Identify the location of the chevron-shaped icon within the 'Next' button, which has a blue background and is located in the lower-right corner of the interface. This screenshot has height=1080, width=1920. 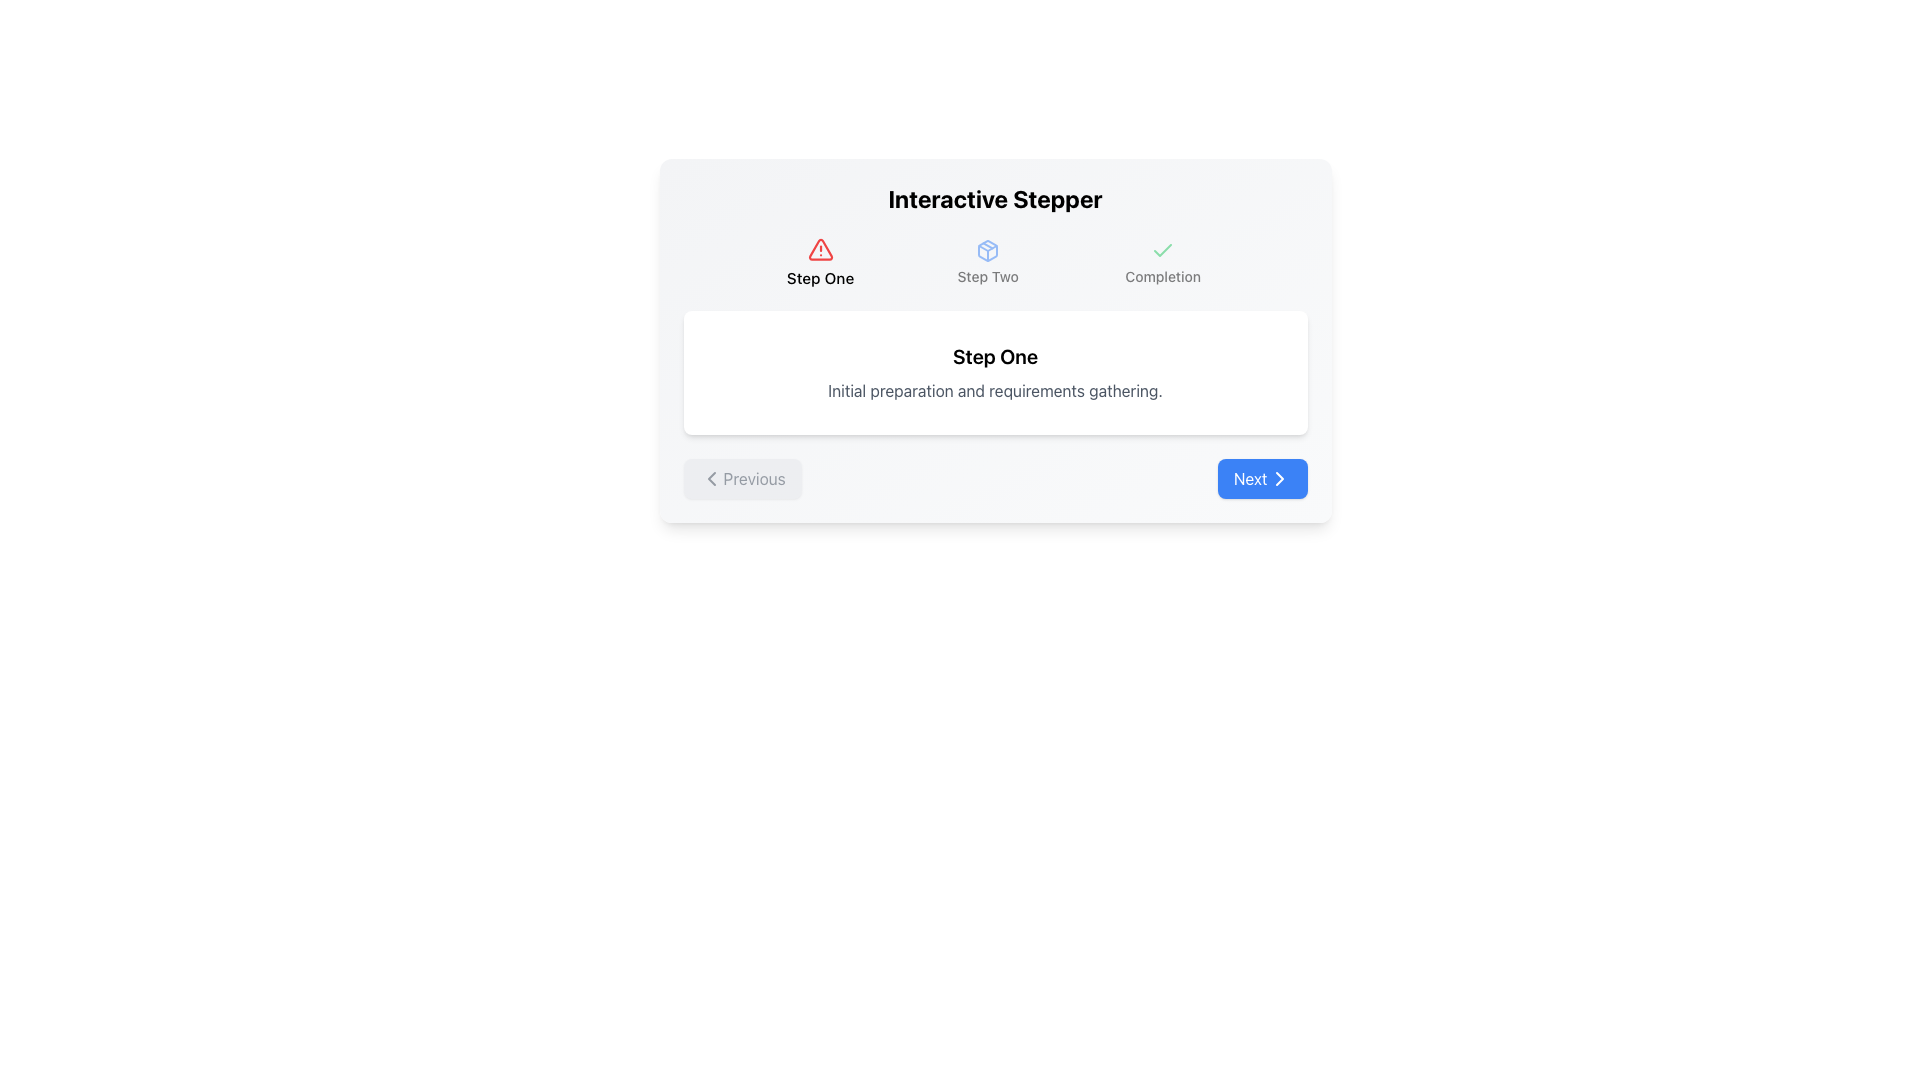
(1278, 478).